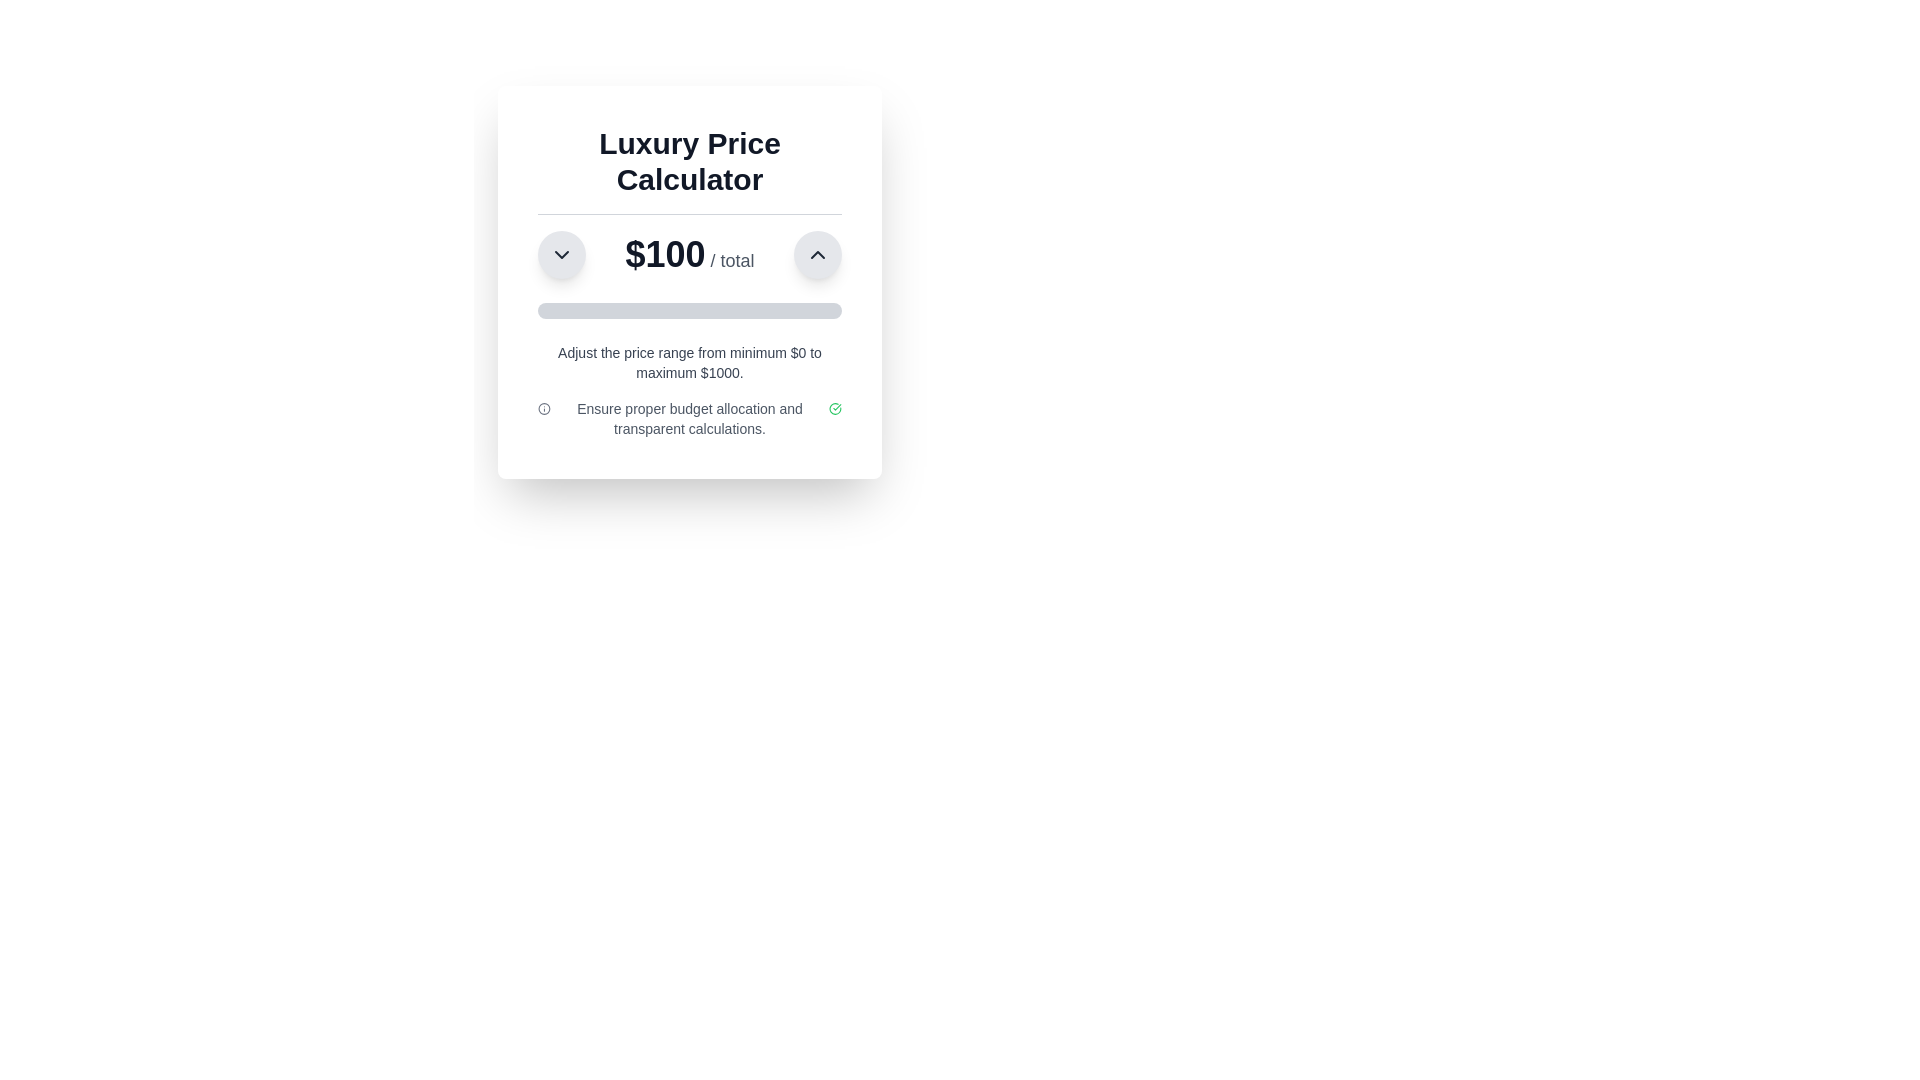 This screenshot has width=1920, height=1080. I want to click on the leftmost informational icon to uncover information or perform an action related to the information, so click(543, 407).